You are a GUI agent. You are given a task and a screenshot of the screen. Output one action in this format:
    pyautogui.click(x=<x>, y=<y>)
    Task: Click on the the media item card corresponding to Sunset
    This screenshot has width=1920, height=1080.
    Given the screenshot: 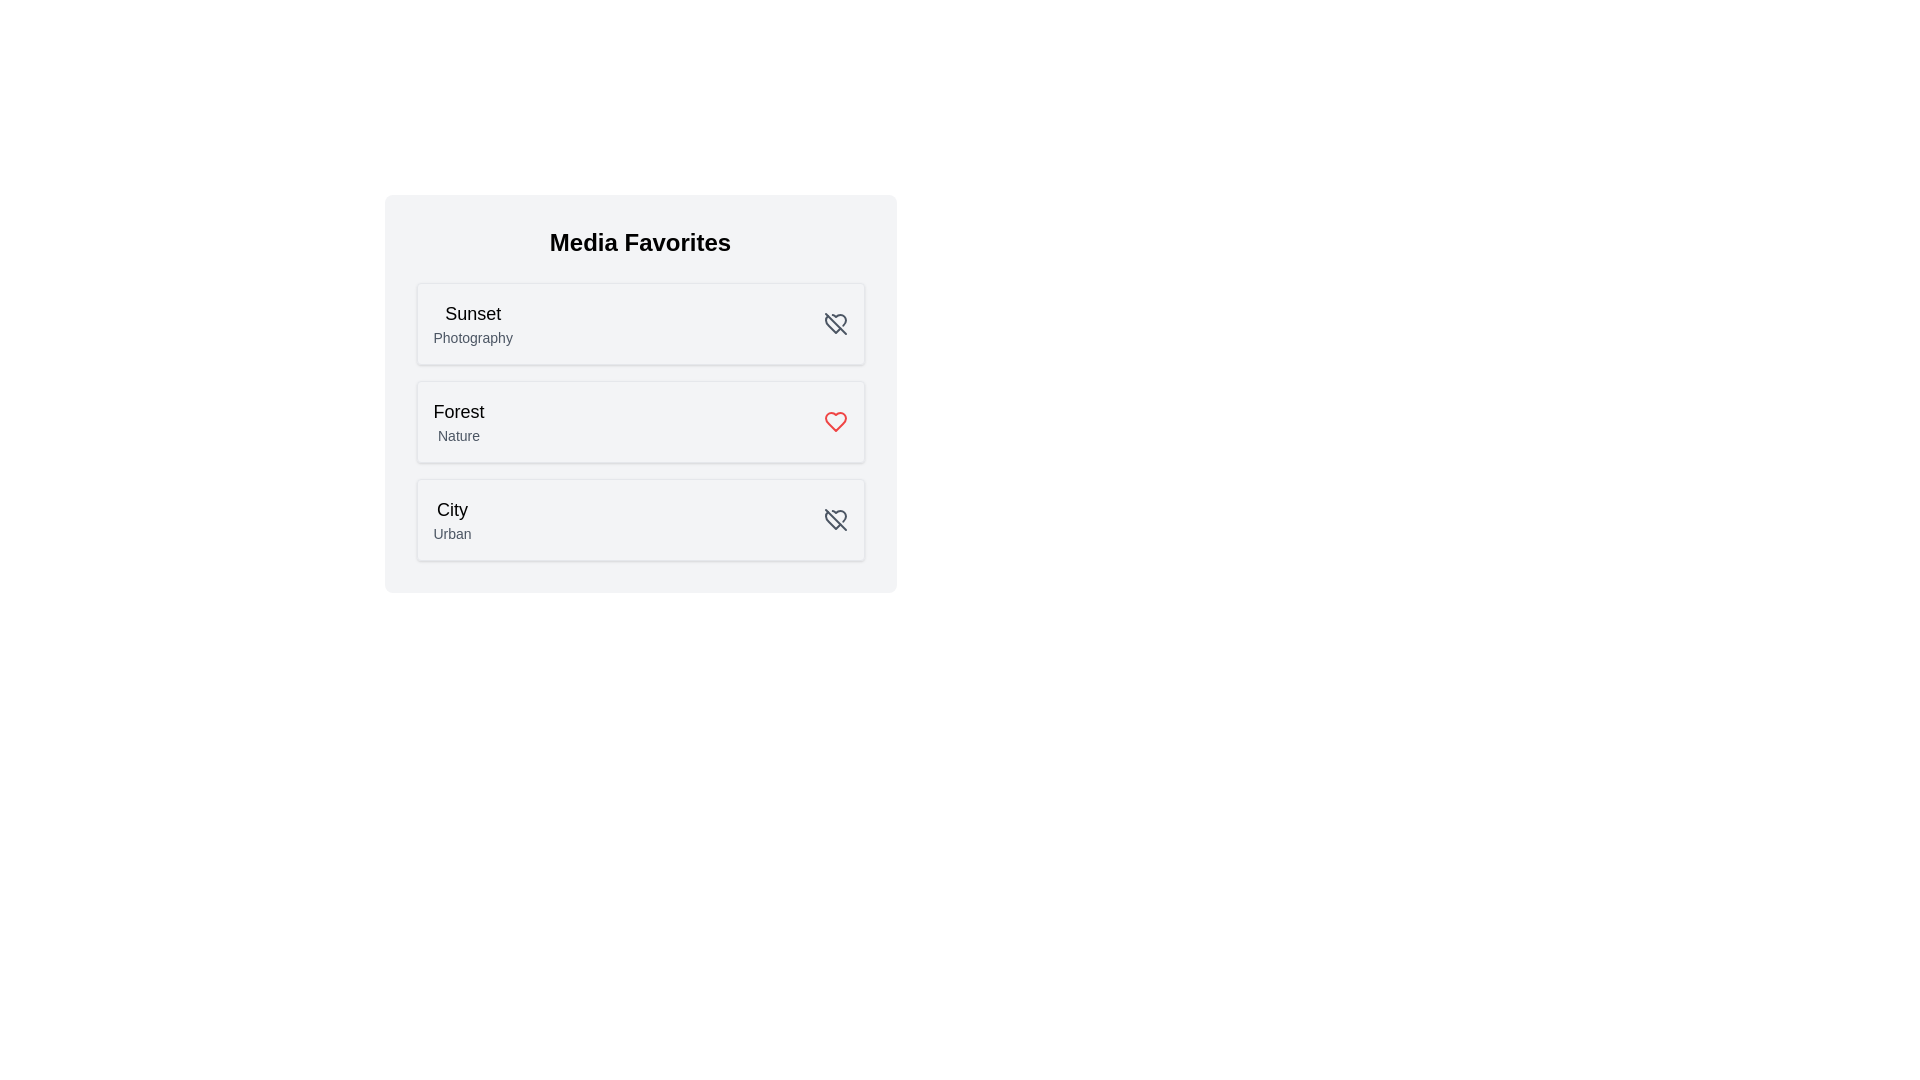 What is the action you would take?
    pyautogui.click(x=640, y=323)
    